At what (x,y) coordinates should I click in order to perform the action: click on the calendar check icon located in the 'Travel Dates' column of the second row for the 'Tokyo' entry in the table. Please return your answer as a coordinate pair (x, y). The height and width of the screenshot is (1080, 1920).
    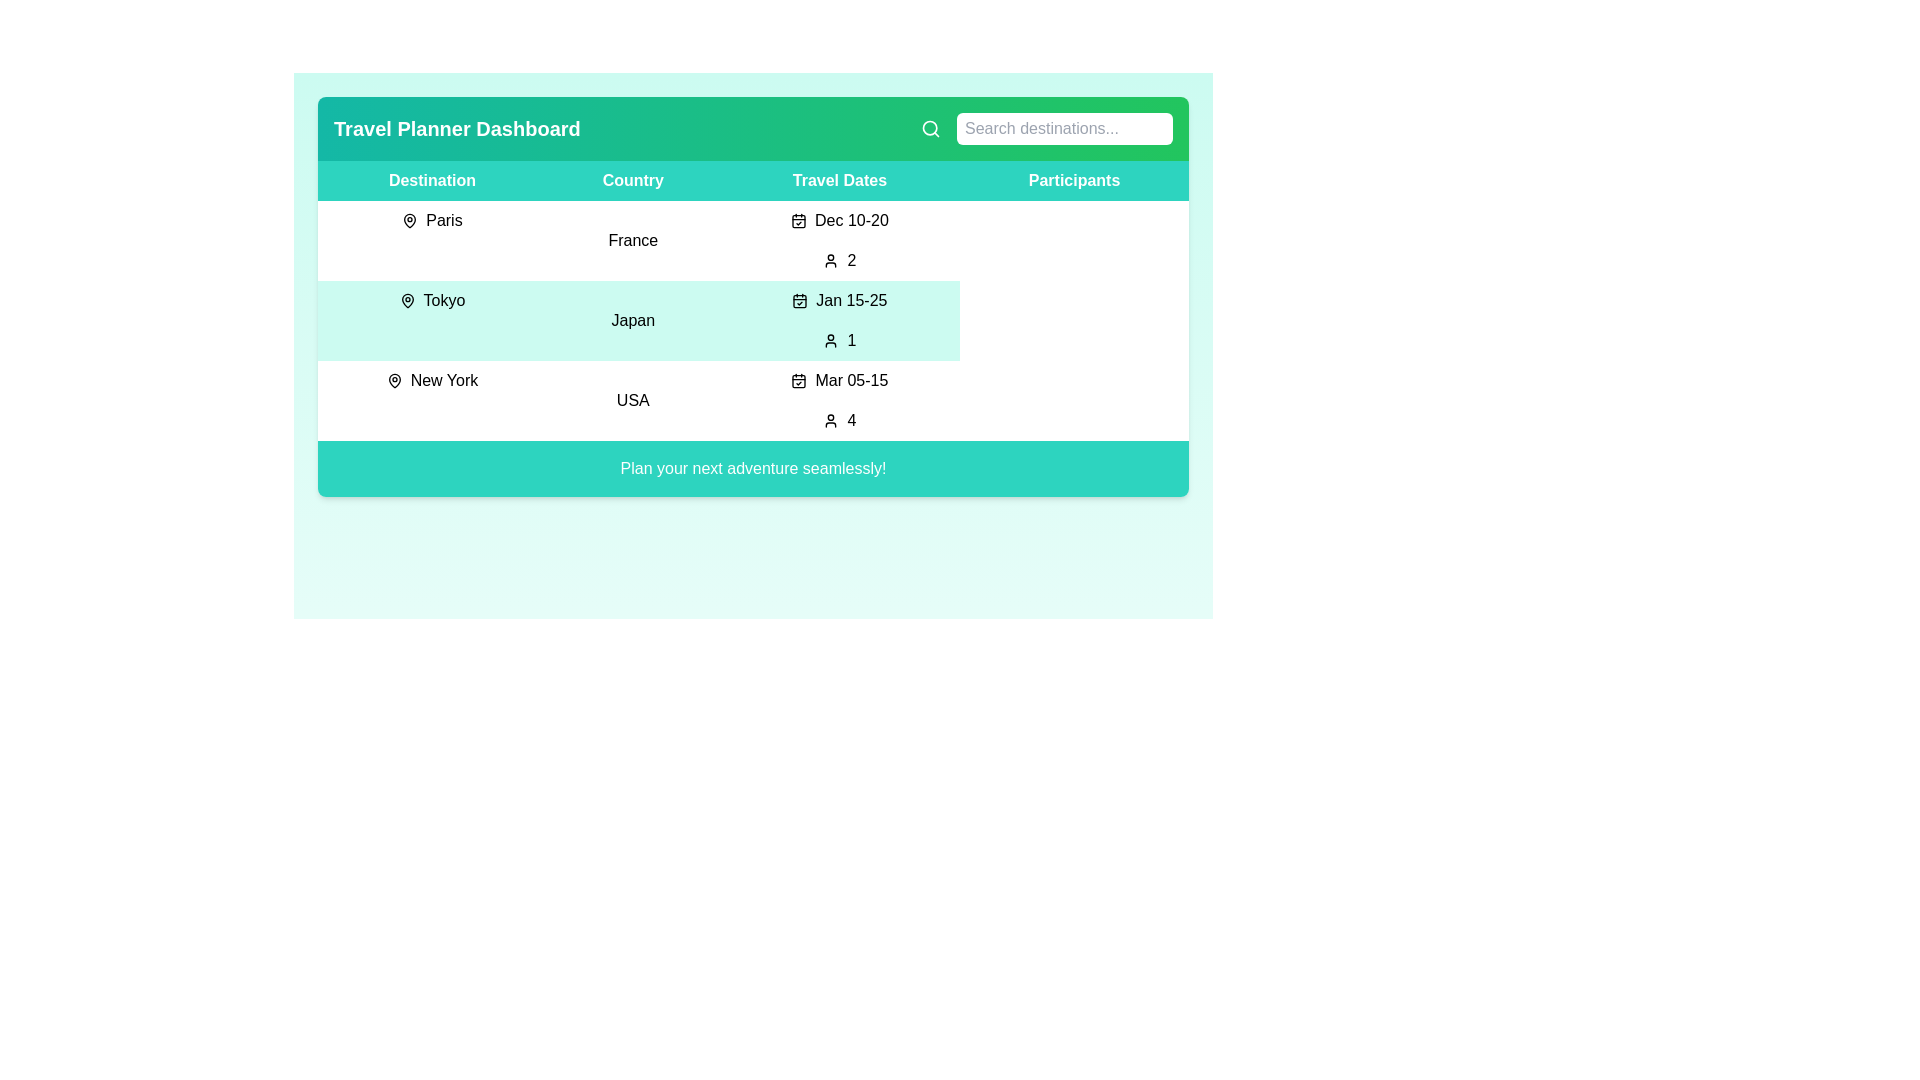
    Looking at the image, I should click on (800, 300).